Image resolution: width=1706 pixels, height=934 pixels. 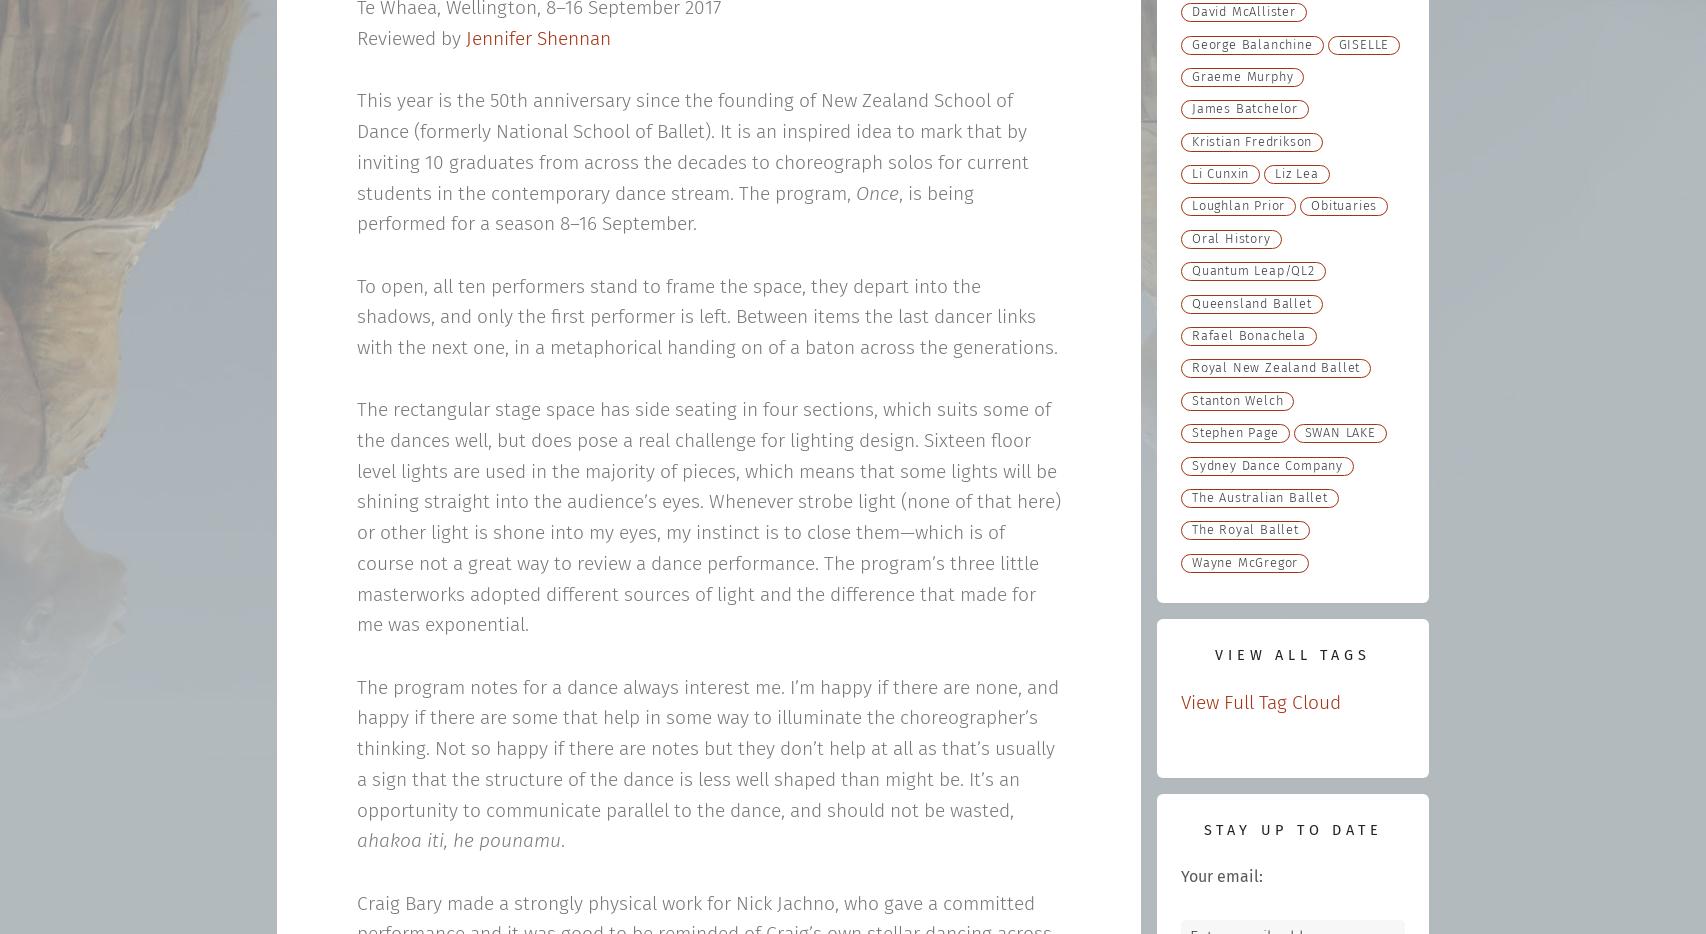 What do you see at coordinates (691, 147) in the screenshot?
I see `'This year is the 50th anniversary since the founding of New Zealand School of Dance (formerly National School of Ballet). It is an inspired idea to mark that by inviting 10 graduates from across the decades to choreograph solos for current students in the contemporary dance stream. The program,'` at bounding box center [691, 147].